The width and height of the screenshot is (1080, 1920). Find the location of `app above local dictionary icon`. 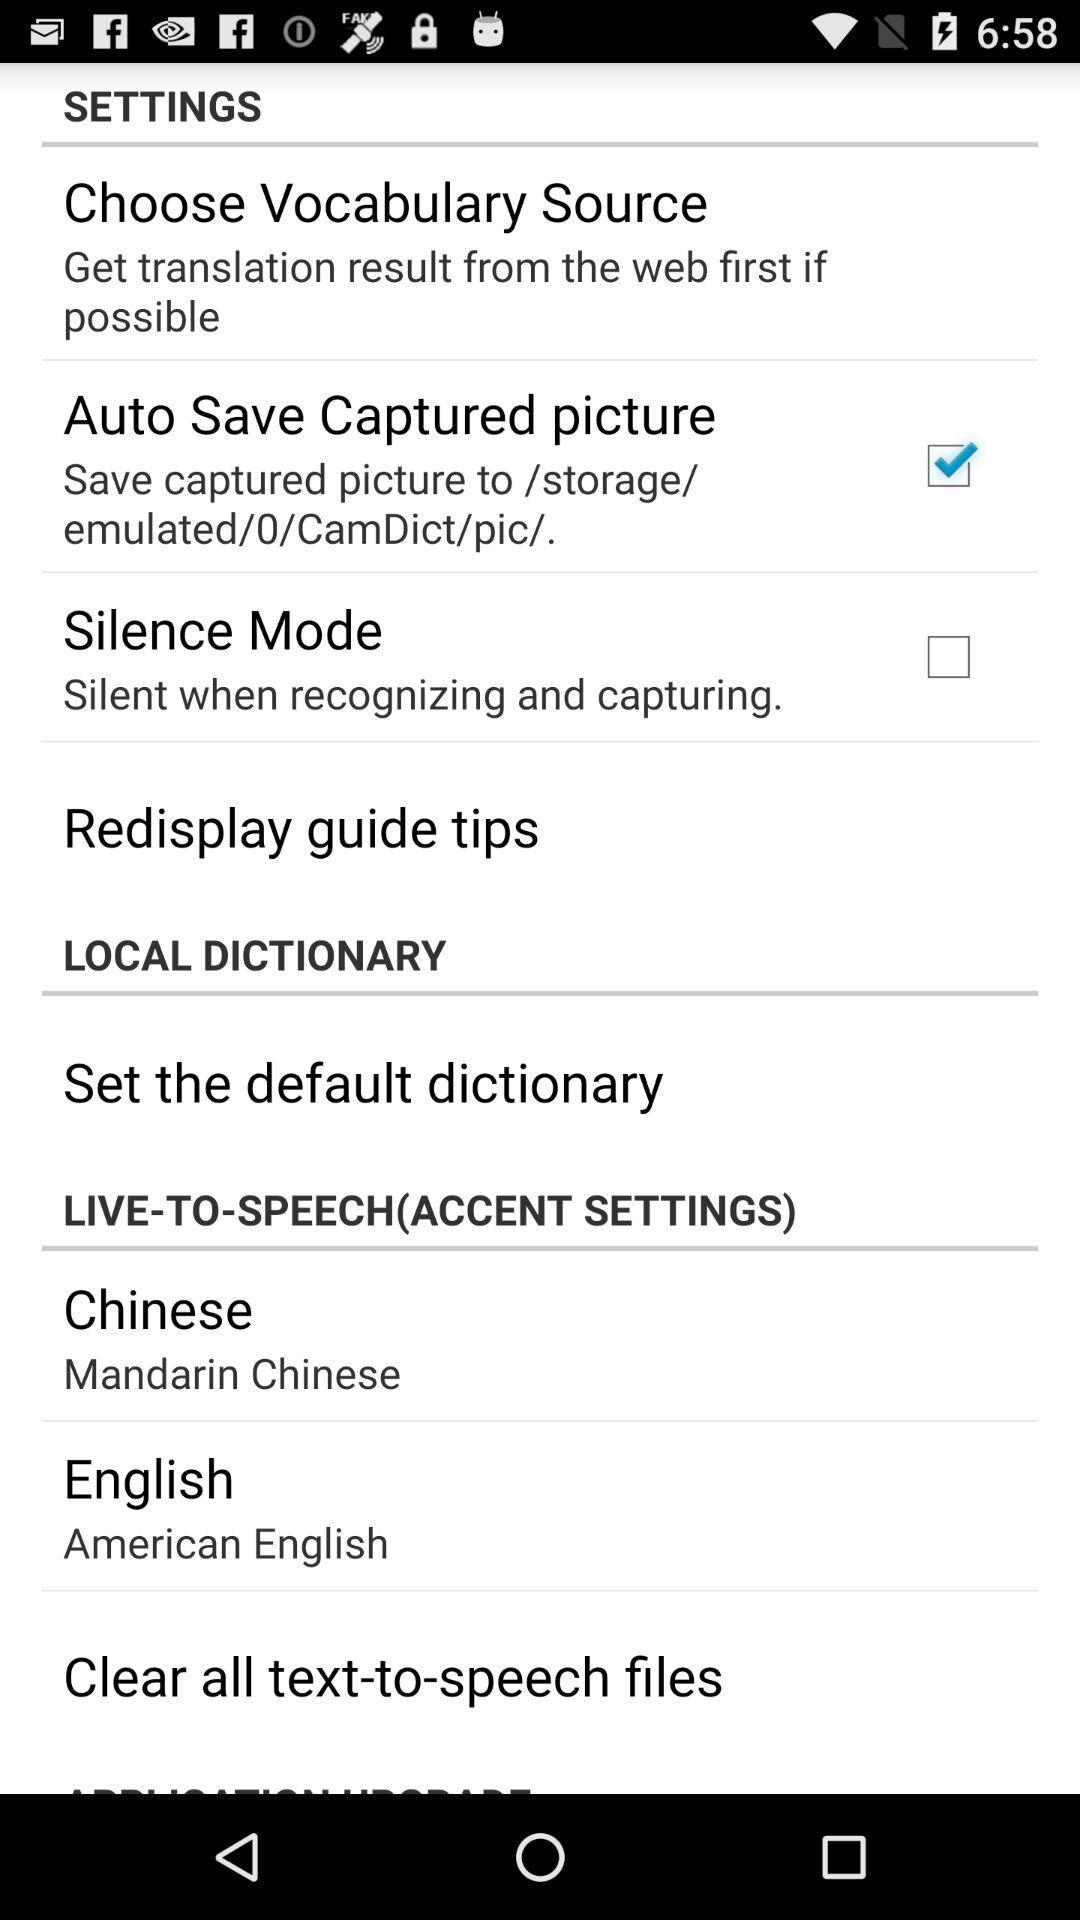

app above local dictionary icon is located at coordinates (301, 826).